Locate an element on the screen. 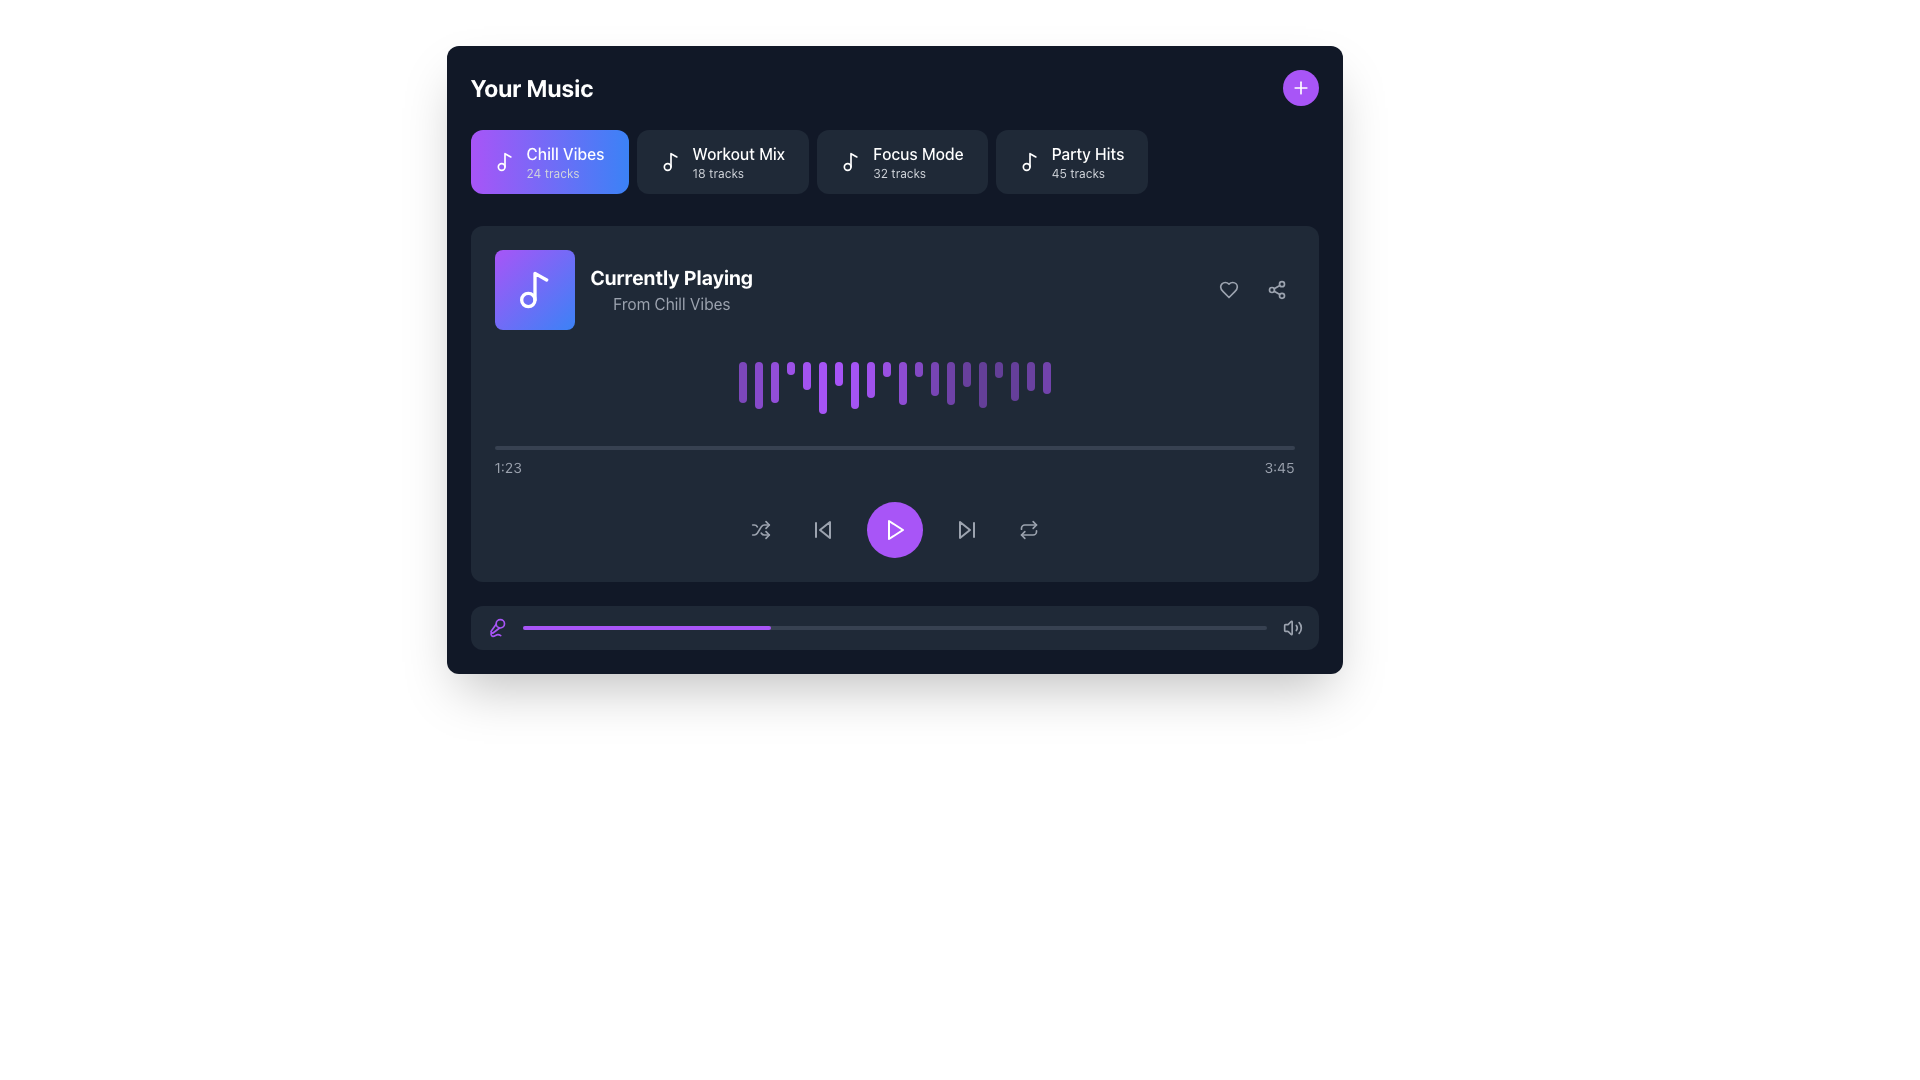 Image resolution: width=1920 pixels, height=1080 pixels. the Progress bar indicator located at the bottom panel of the music interface, which visually represents the current playback or task progress is located at coordinates (646, 627).